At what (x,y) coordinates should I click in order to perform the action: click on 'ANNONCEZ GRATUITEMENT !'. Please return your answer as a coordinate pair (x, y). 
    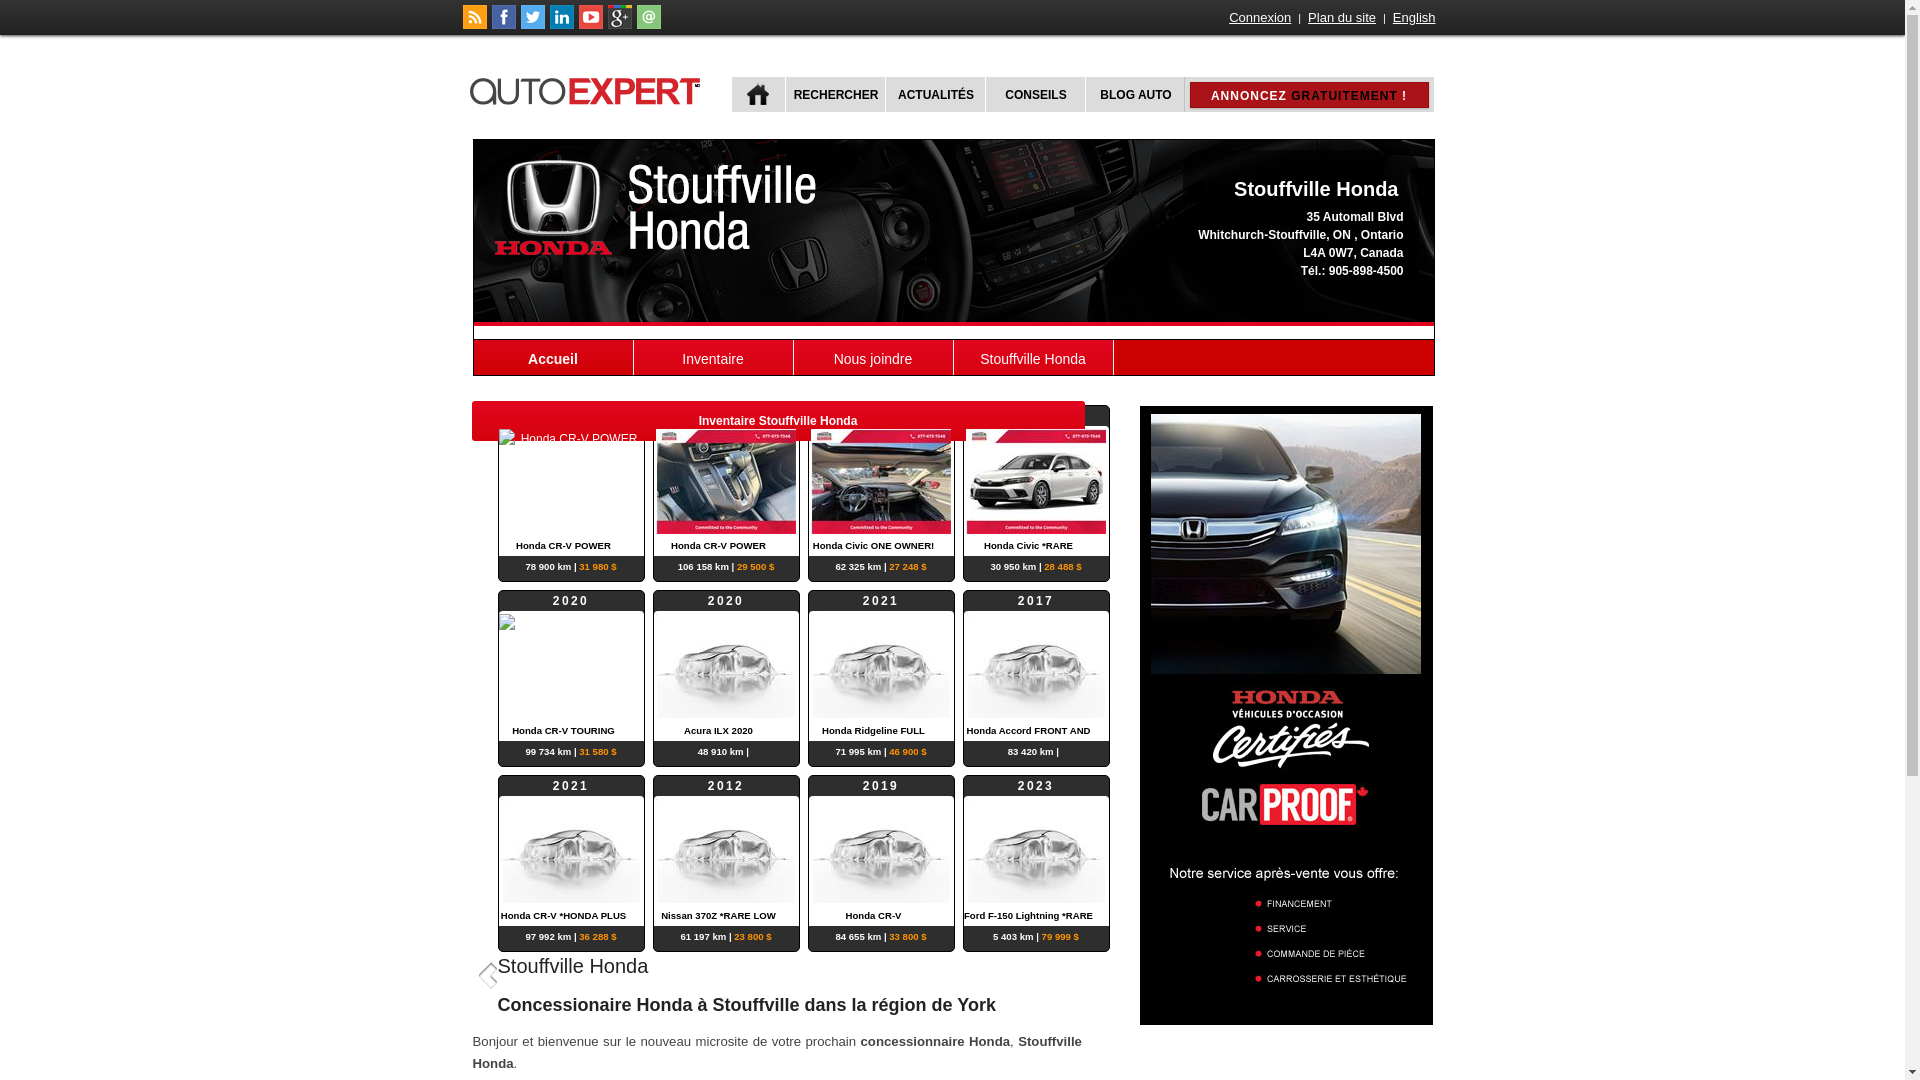
    Looking at the image, I should click on (1309, 95).